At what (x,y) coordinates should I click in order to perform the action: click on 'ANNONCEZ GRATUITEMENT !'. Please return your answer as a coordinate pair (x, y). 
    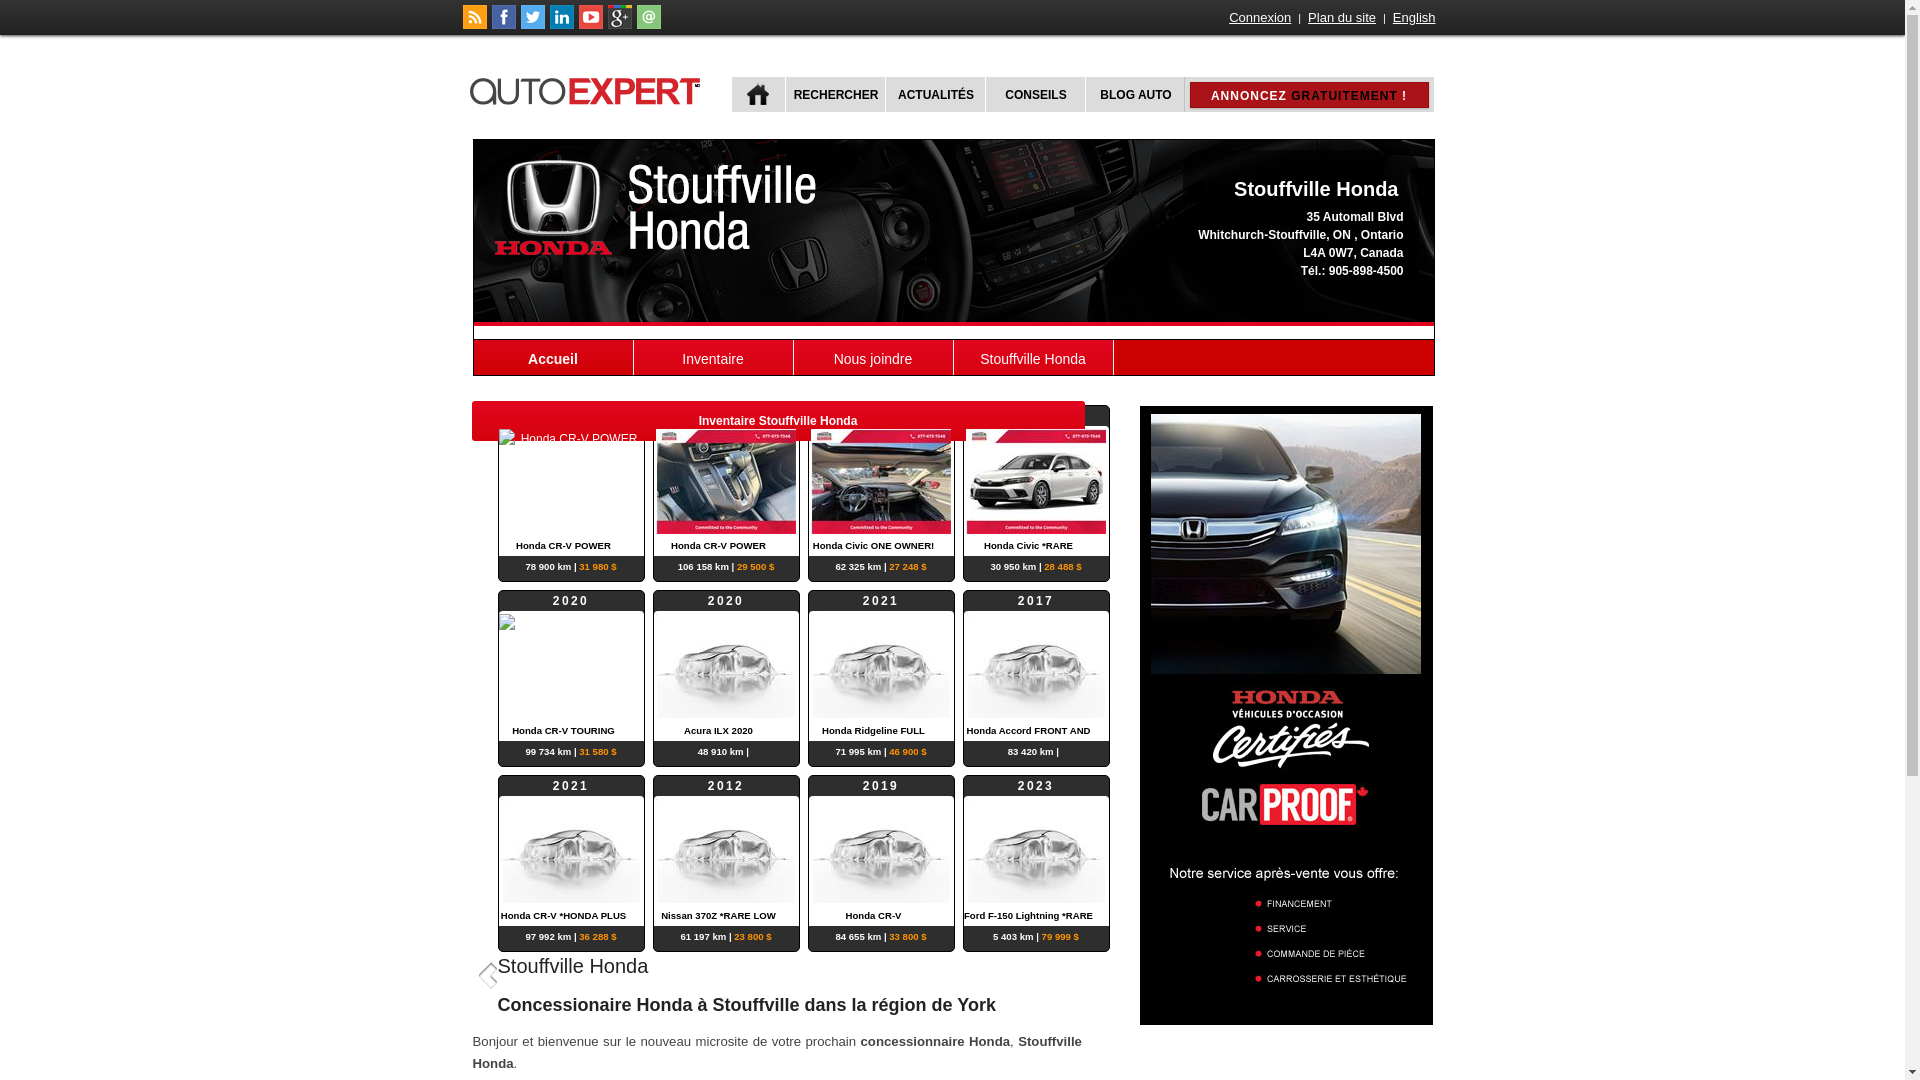
    Looking at the image, I should click on (1309, 95).